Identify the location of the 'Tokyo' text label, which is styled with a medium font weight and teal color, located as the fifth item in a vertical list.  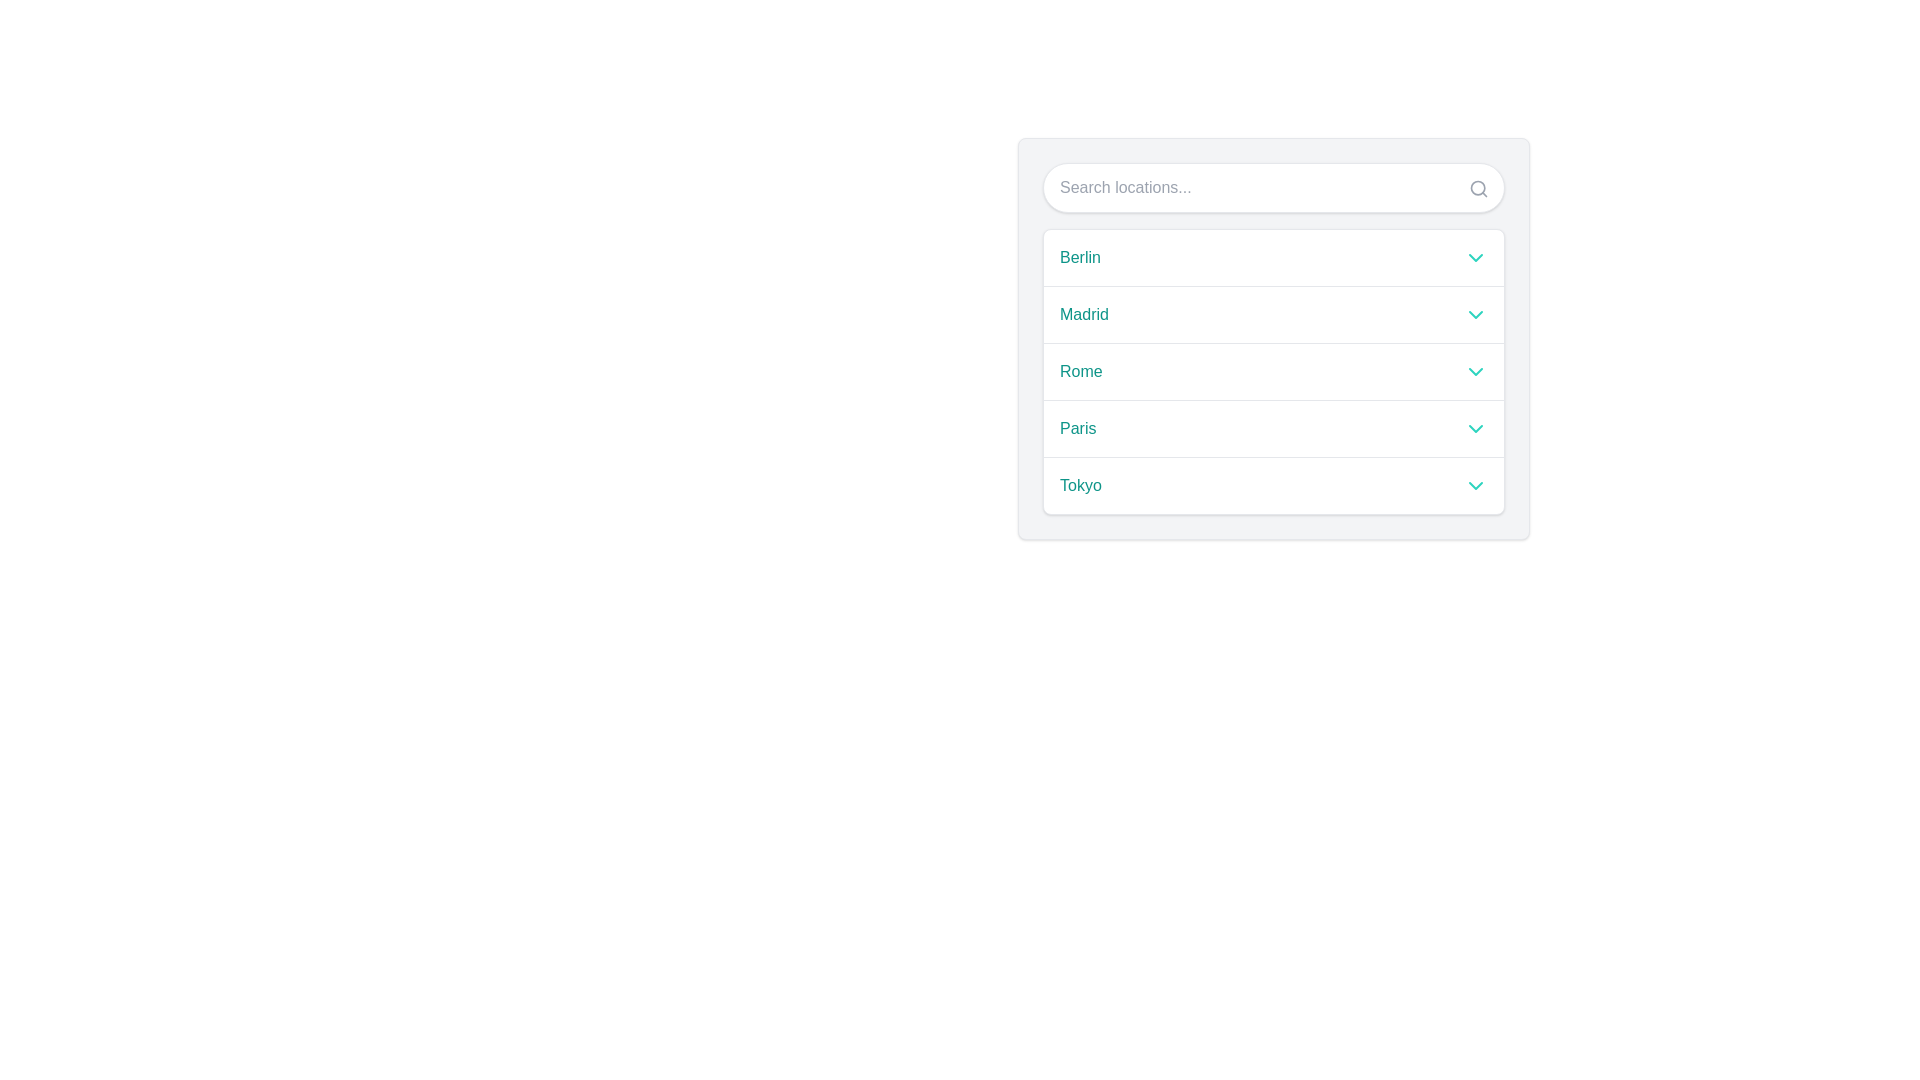
(1079, 486).